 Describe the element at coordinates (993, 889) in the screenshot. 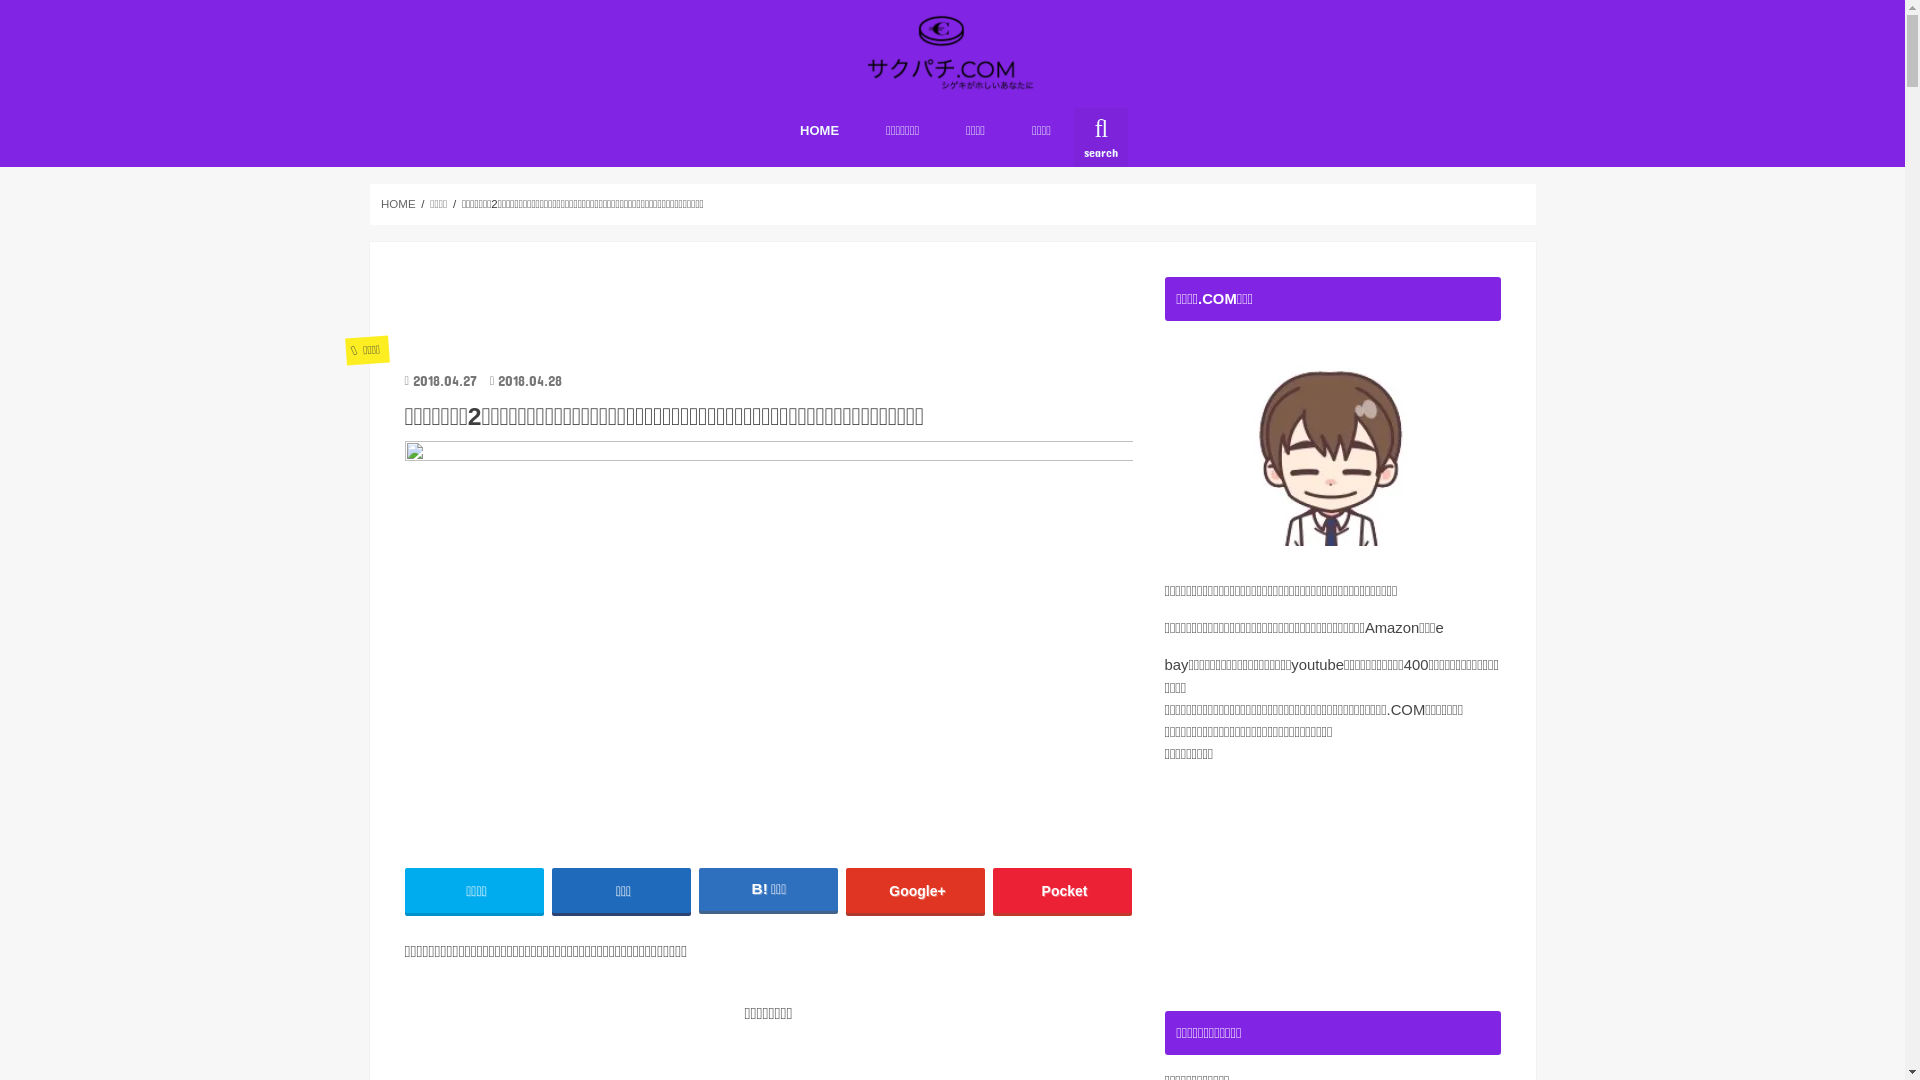

I see `'Pocket'` at that location.